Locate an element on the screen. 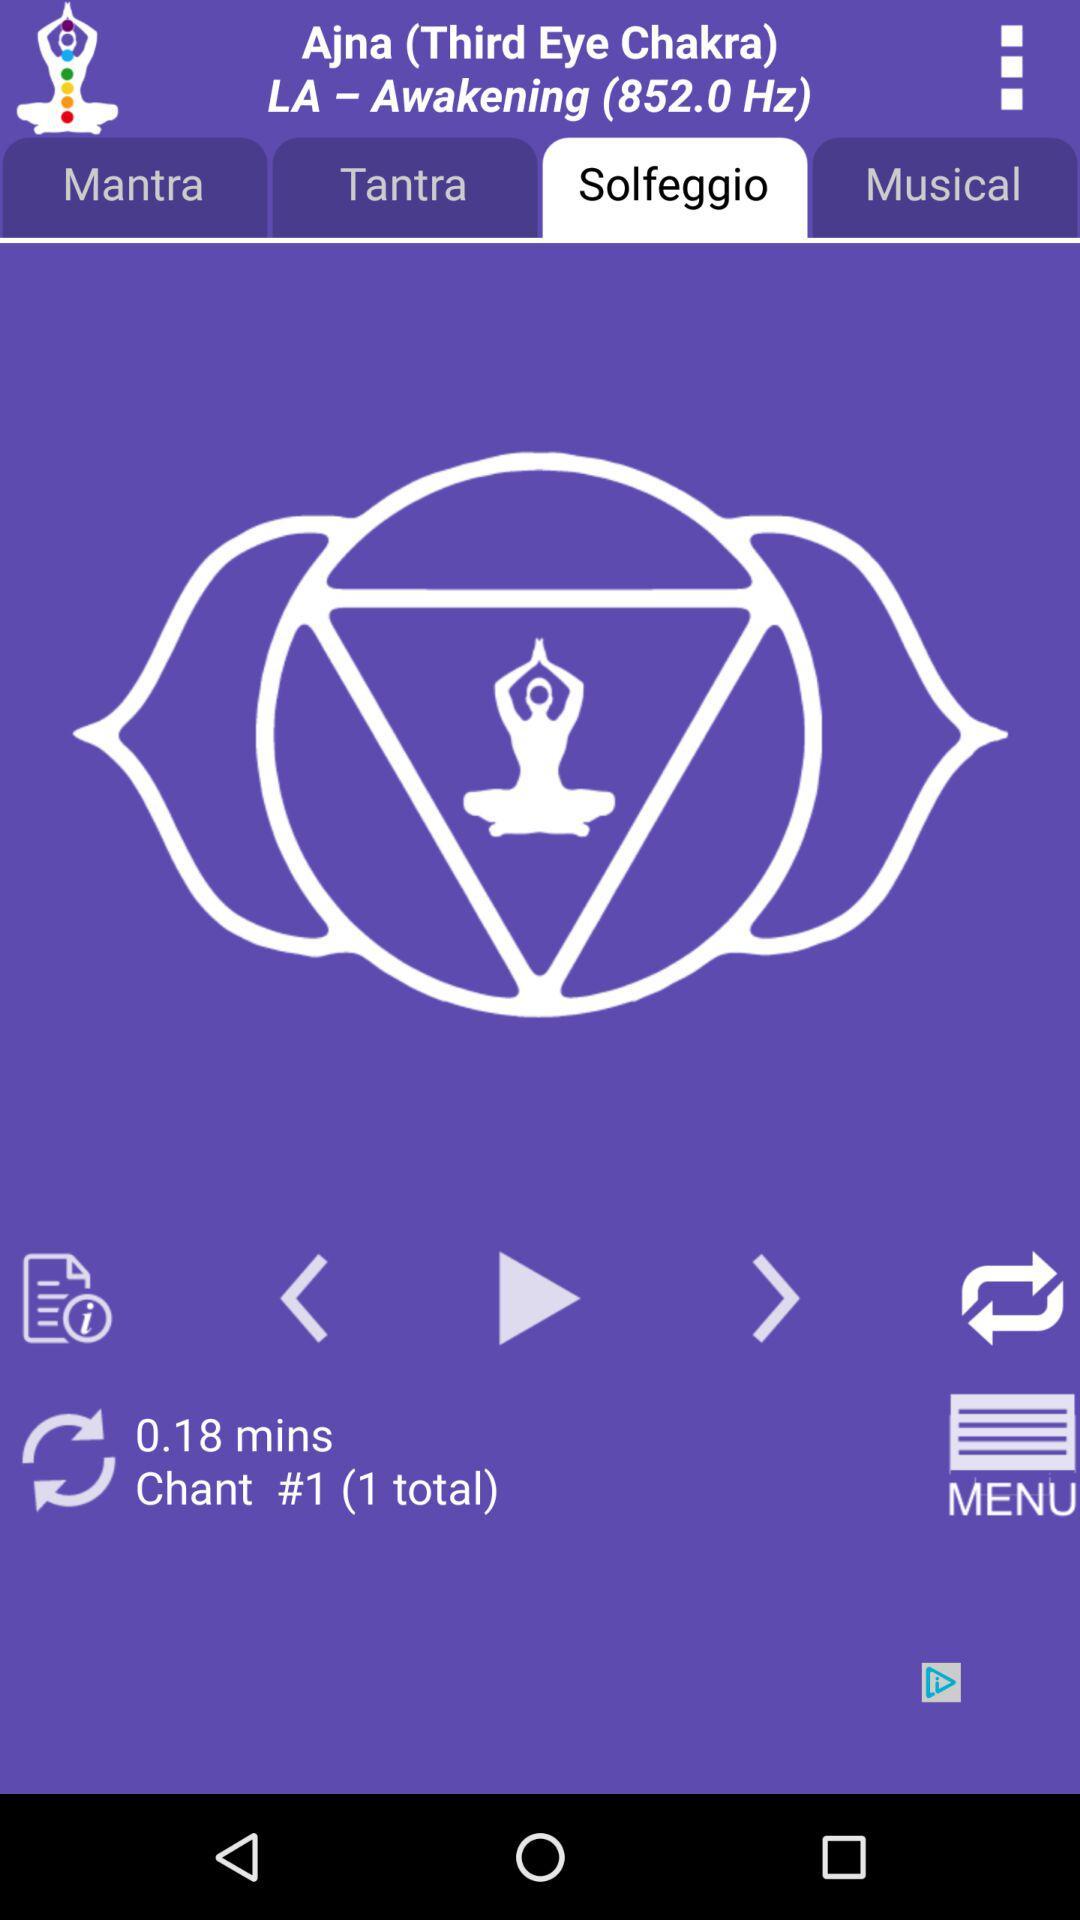  go back is located at coordinates (303, 1298).